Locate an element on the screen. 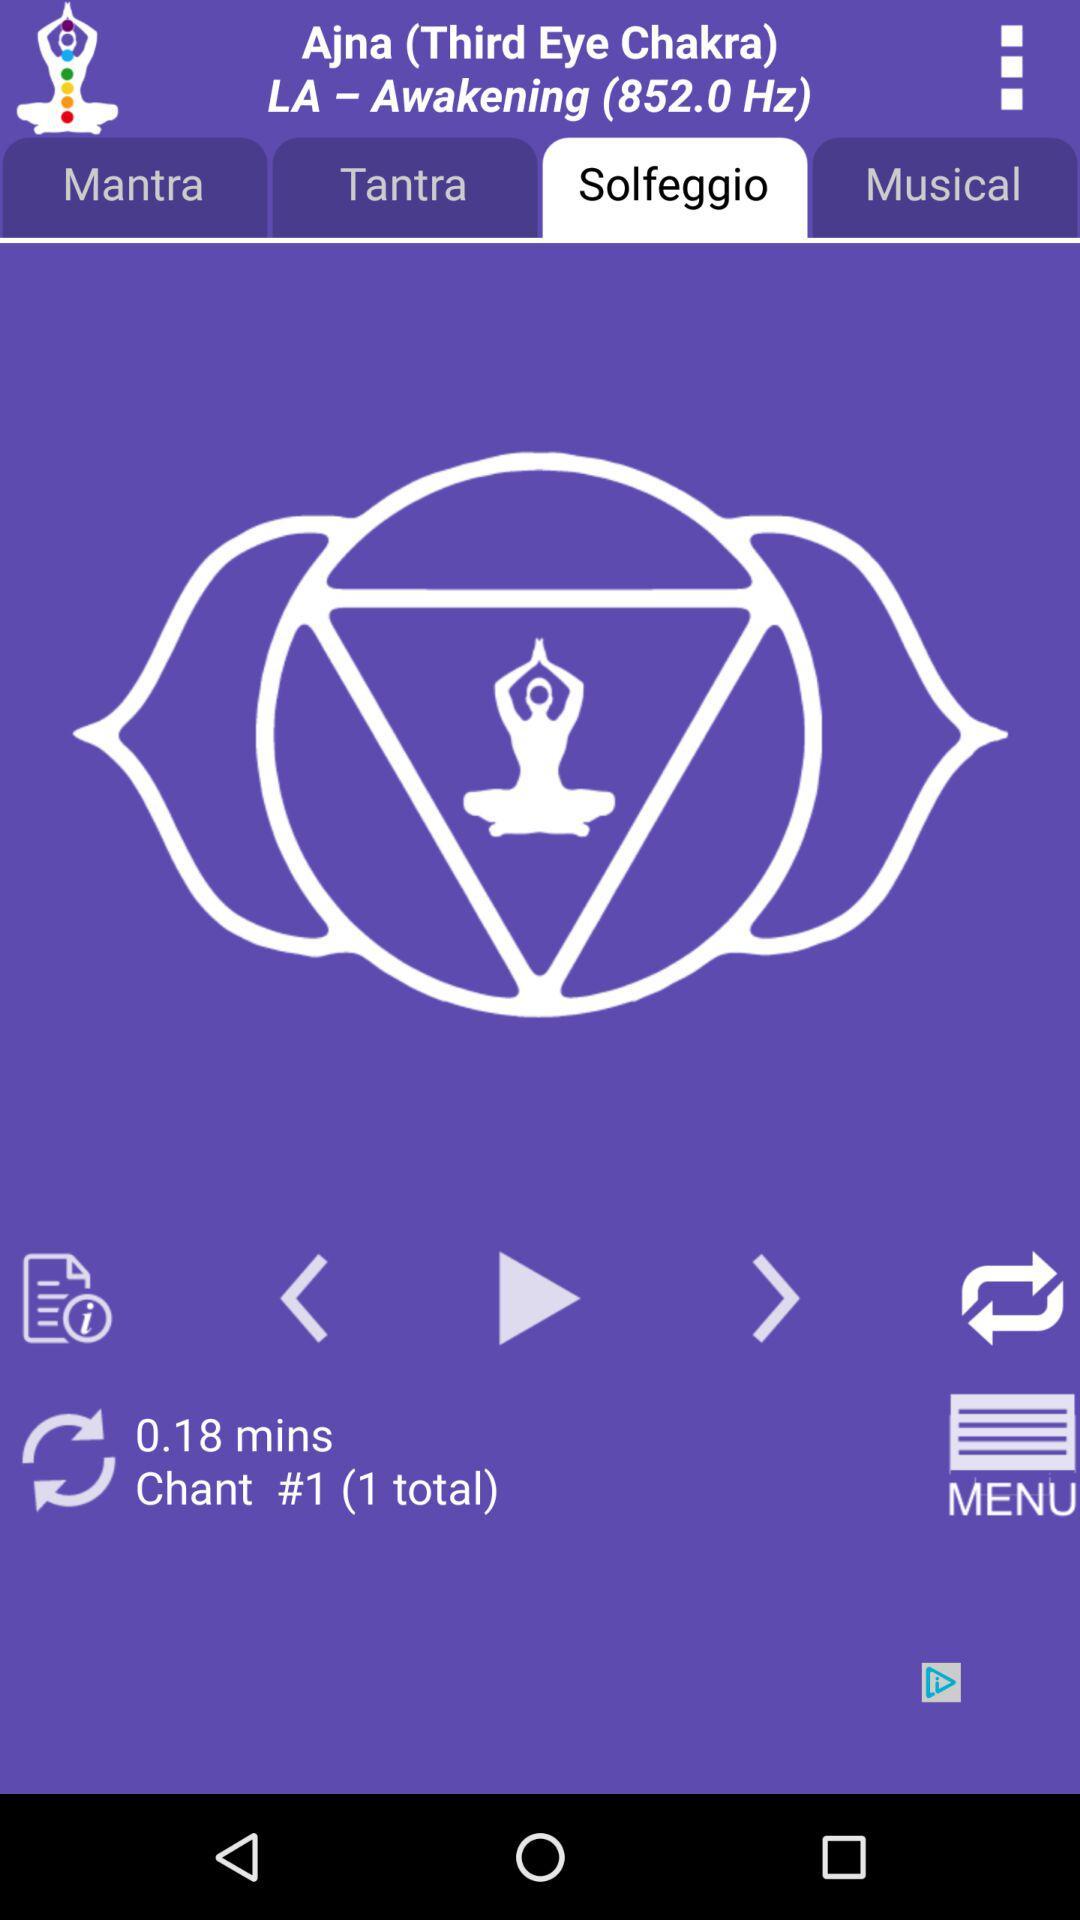  go back is located at coordinates (303, 1298).